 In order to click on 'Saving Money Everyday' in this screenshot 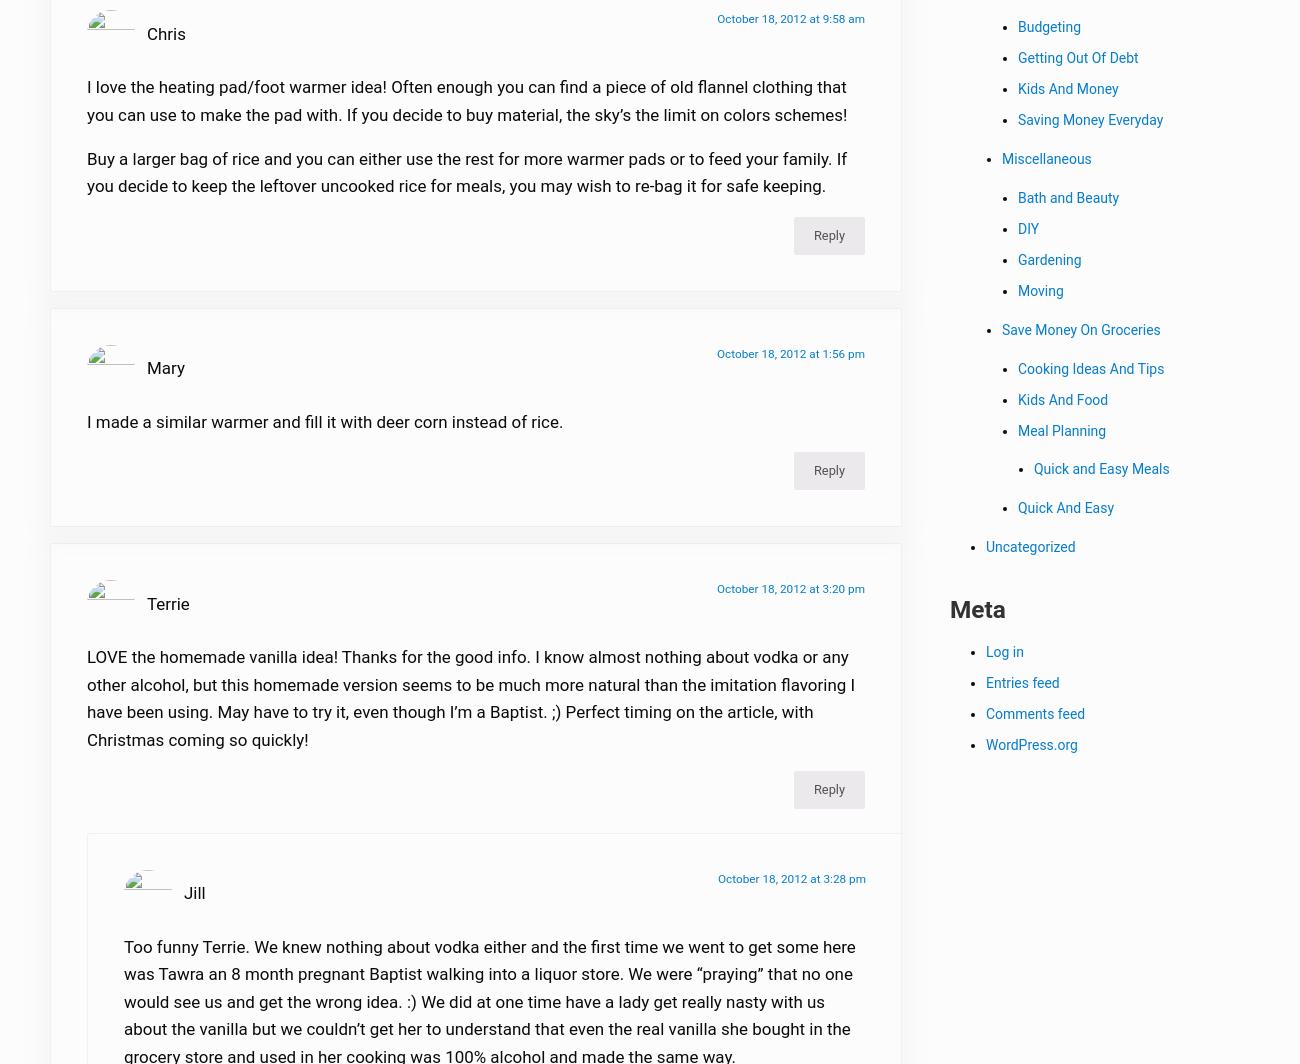, I will do `click(1017, 122)`.